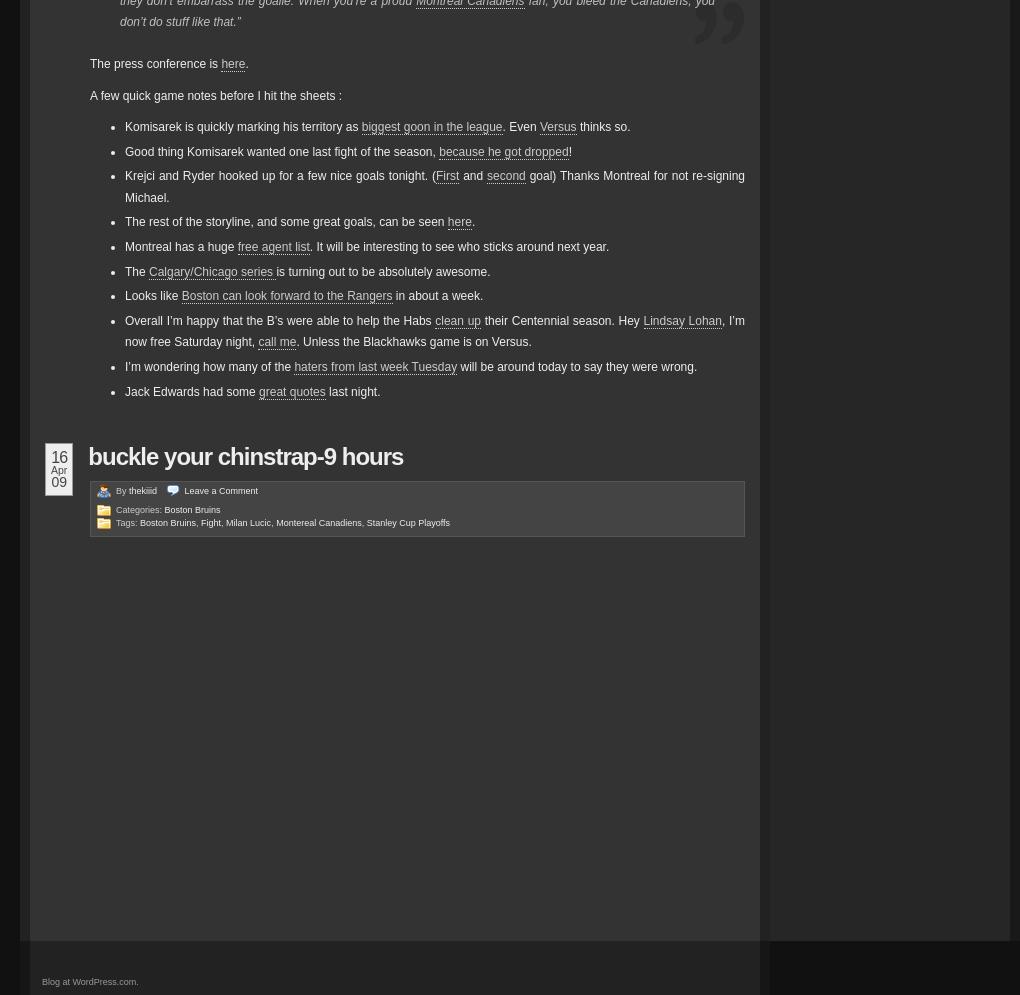 Image resolution: width=1020 pixels, height=995 pixels. Describe the element at coordinates (58, 470) in the screenshot. I see `'Apr'` at that location.